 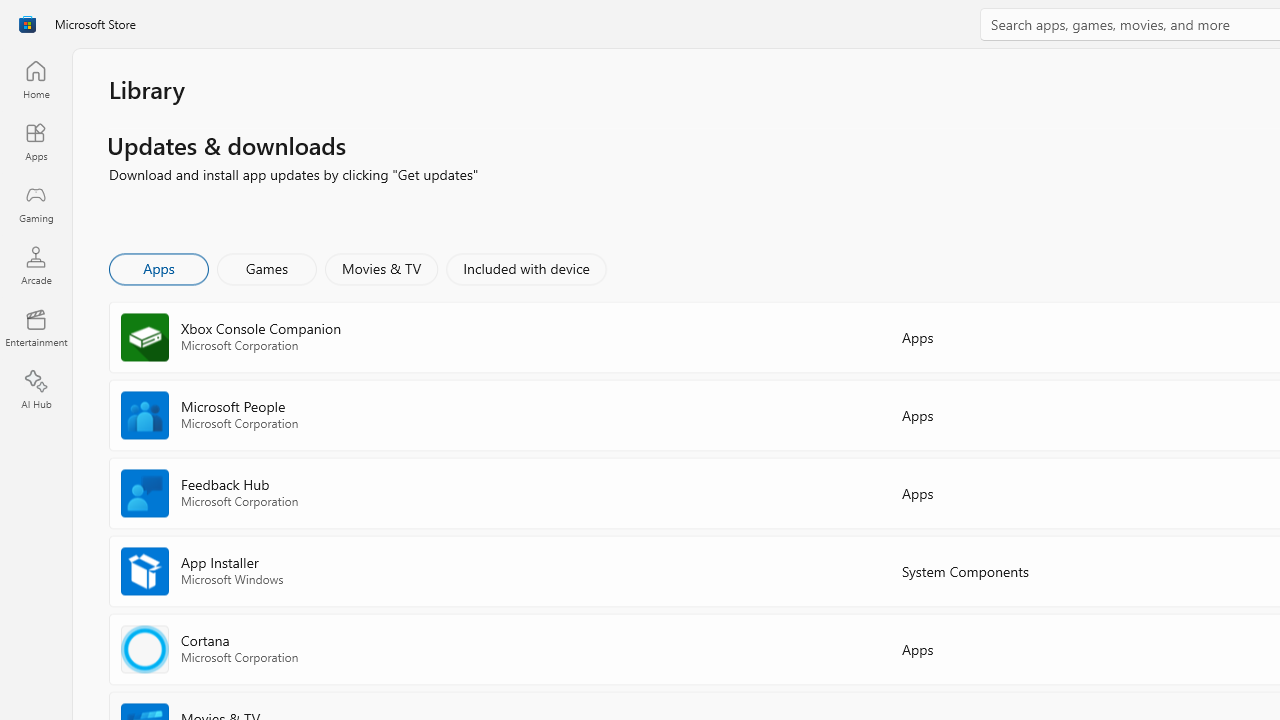 I want to click on 'AI Hub', so click(x=35, y=390).